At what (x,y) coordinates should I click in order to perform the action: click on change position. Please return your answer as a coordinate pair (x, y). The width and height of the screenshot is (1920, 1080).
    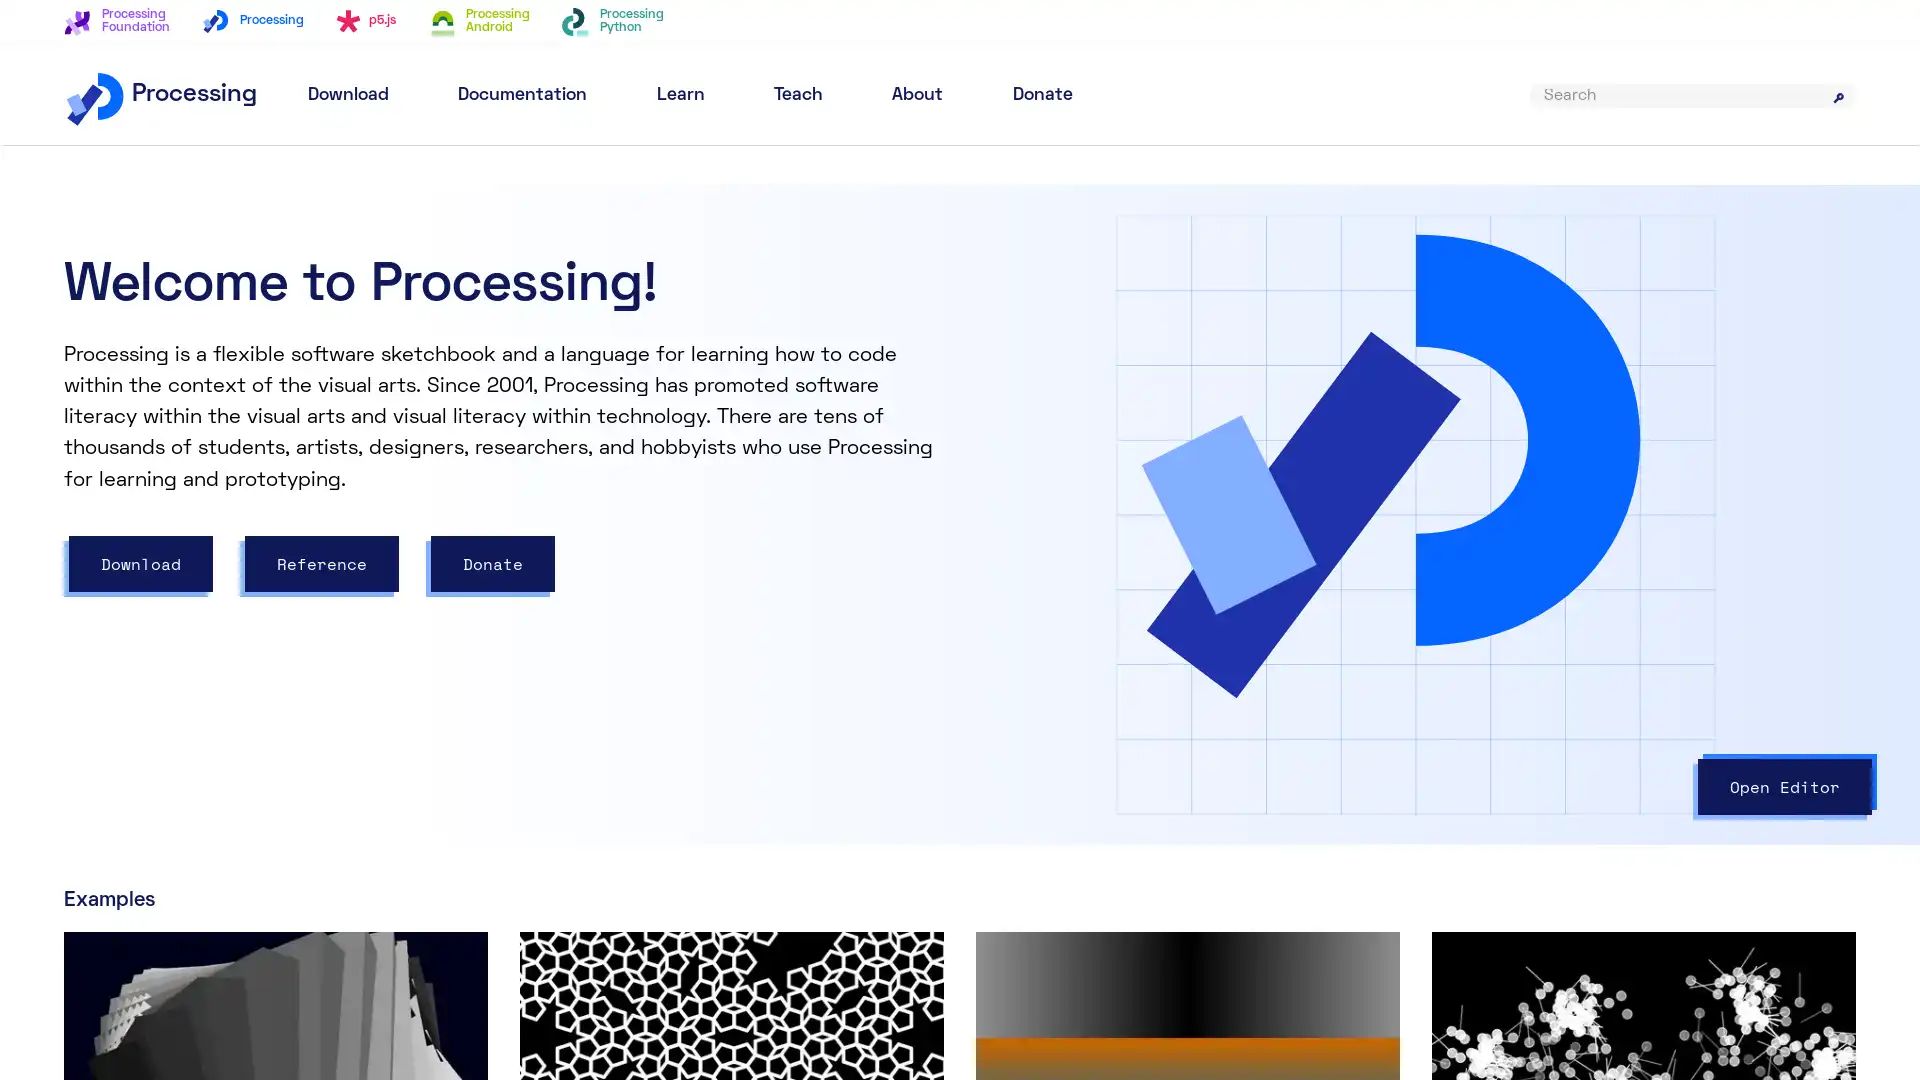
    Looking at the image, I should click on (1139, 663).